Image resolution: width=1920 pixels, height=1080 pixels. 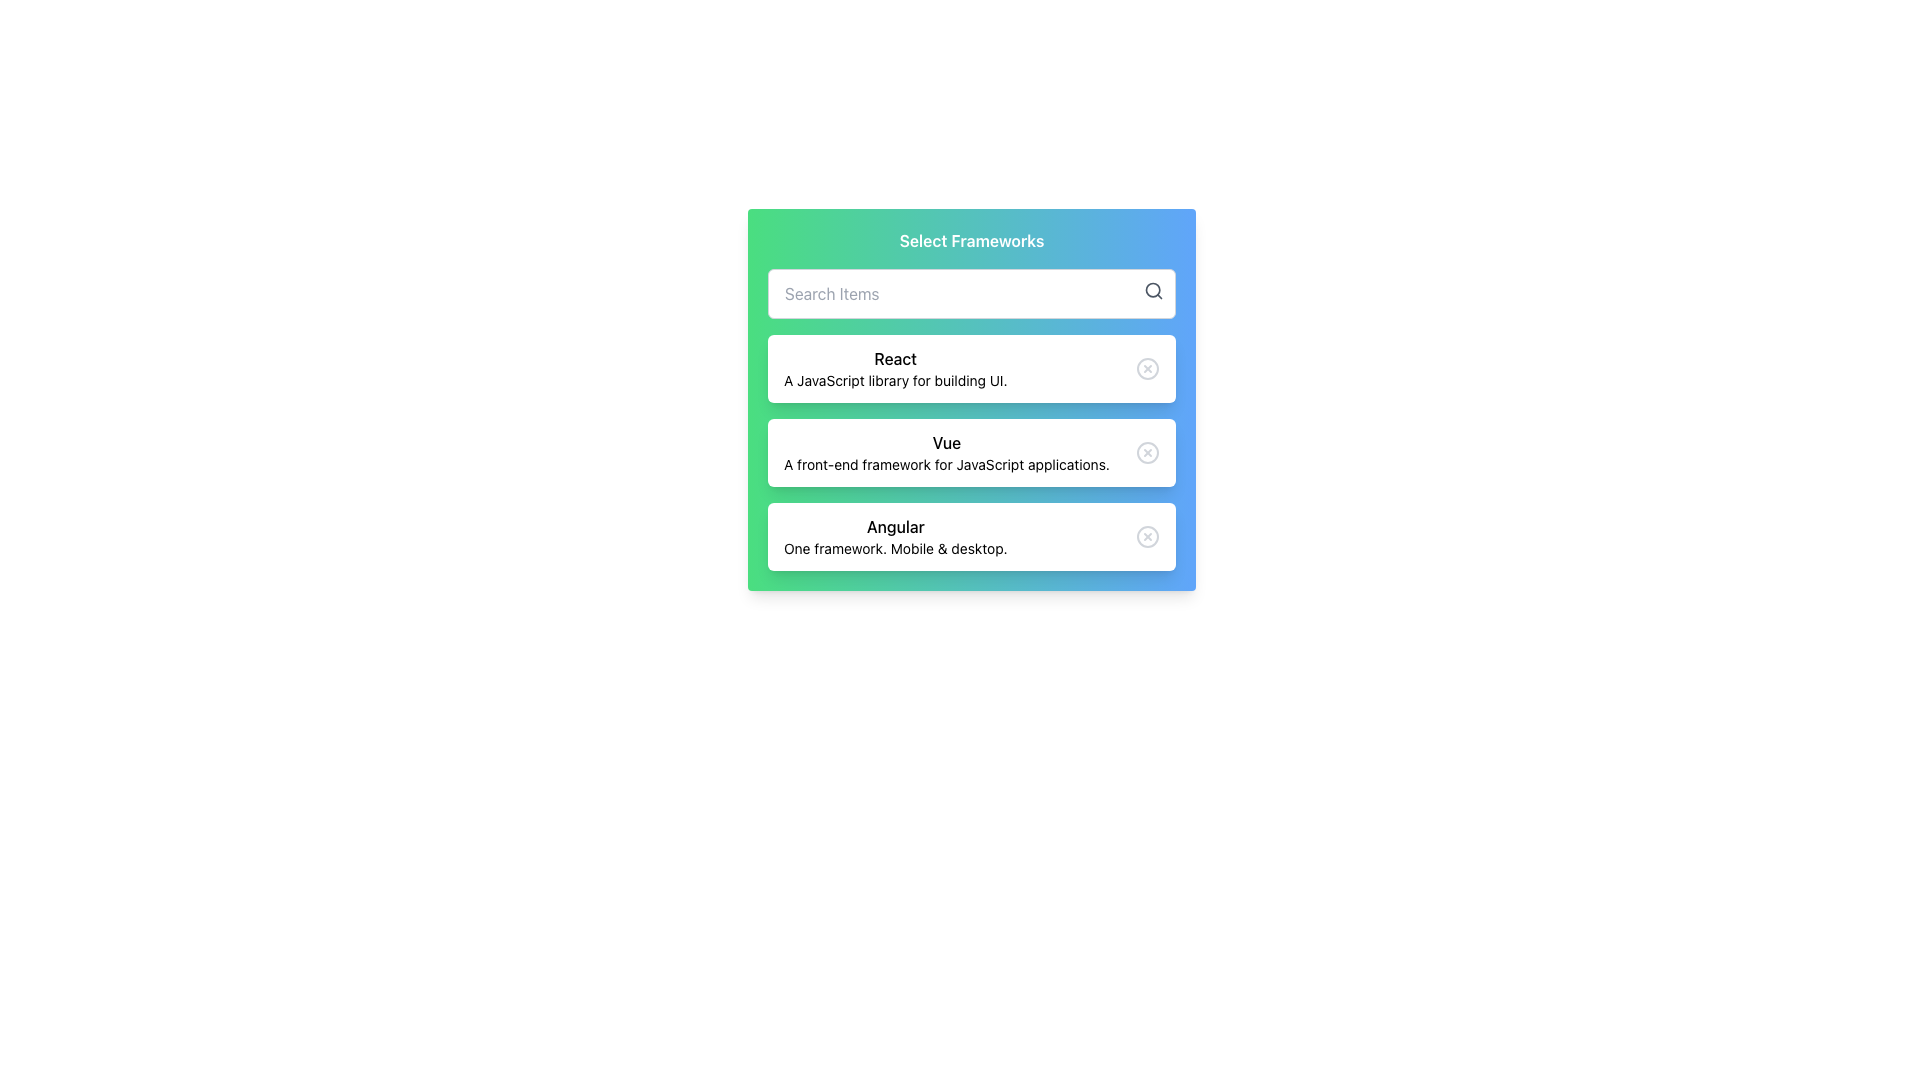 What do you see at coordinates (894, 526) in the screenshot?
I see `the 'Angular' text label in the framework options list, which is located below 'React' and 'Vue'` at bounding box center [894, 526].